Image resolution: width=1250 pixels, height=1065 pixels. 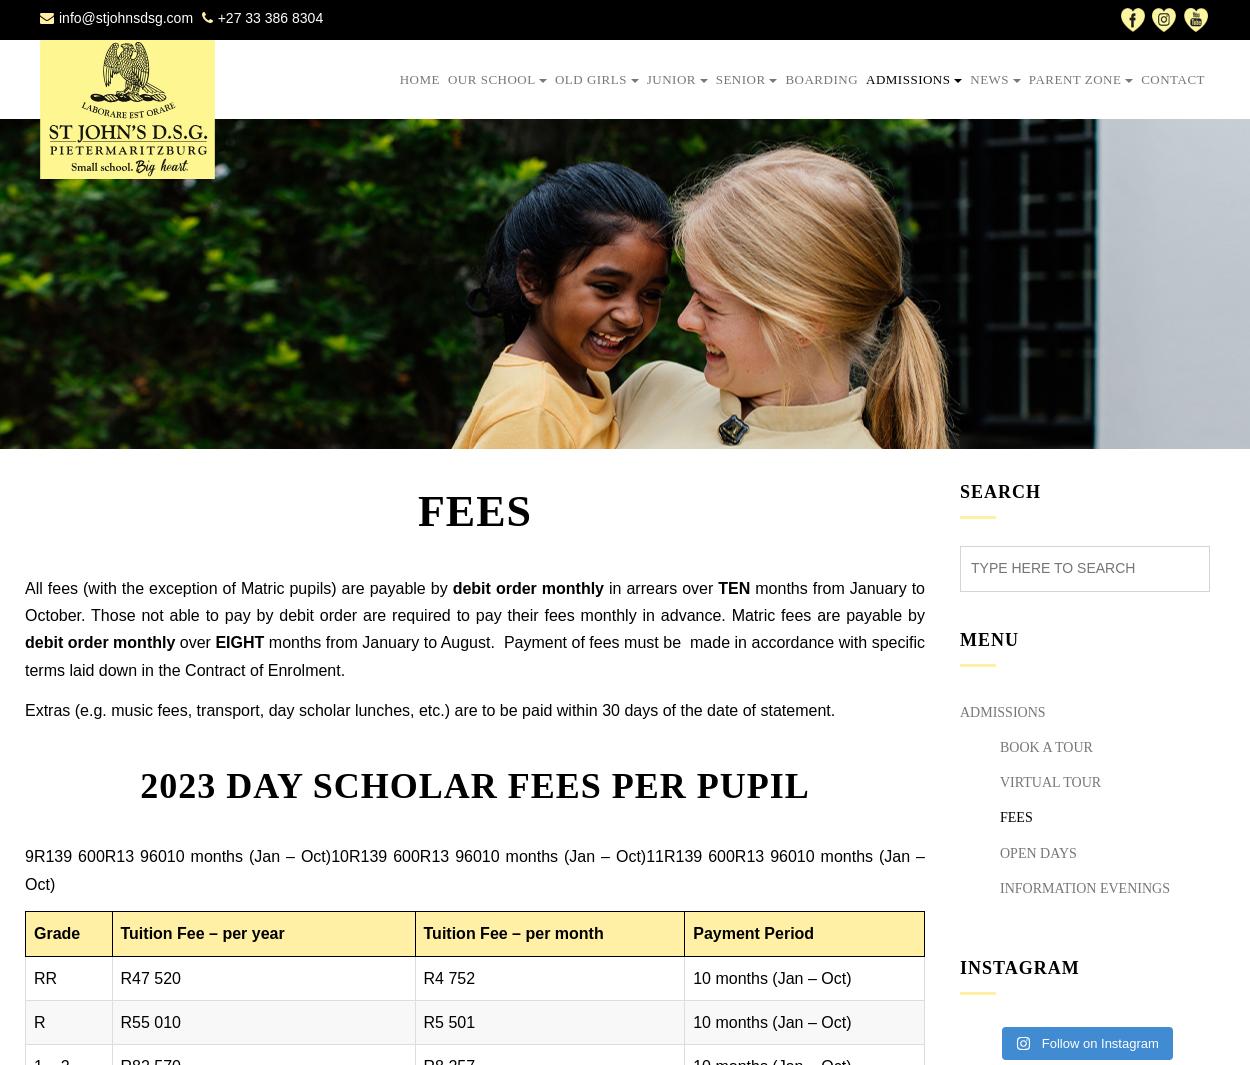 What do you see at coordinates (237, 588) in the screenshot?
I see `'All fees (with the exception of Matric pupils) are payable by'` at bounding box center [237, 588].